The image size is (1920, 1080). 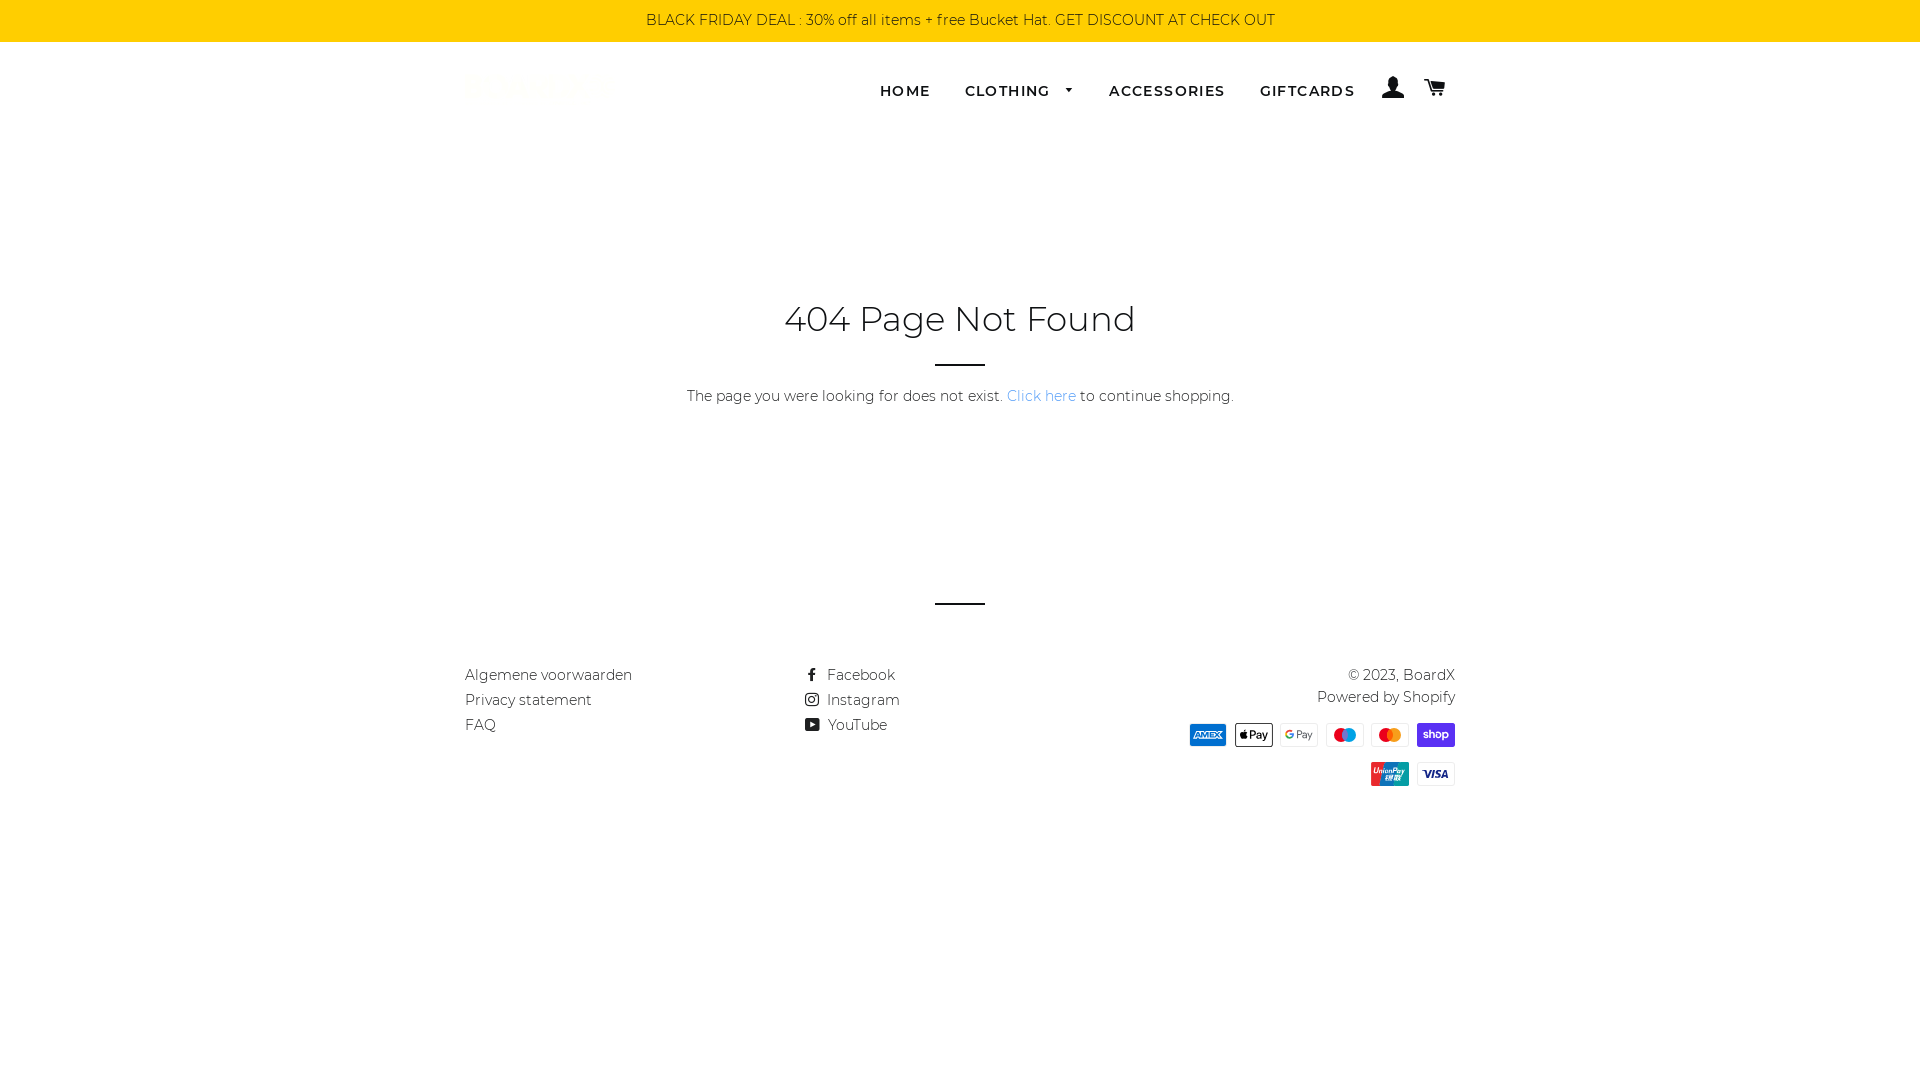 I want to click on 'LOG IN', so click(x=1391, y=87).